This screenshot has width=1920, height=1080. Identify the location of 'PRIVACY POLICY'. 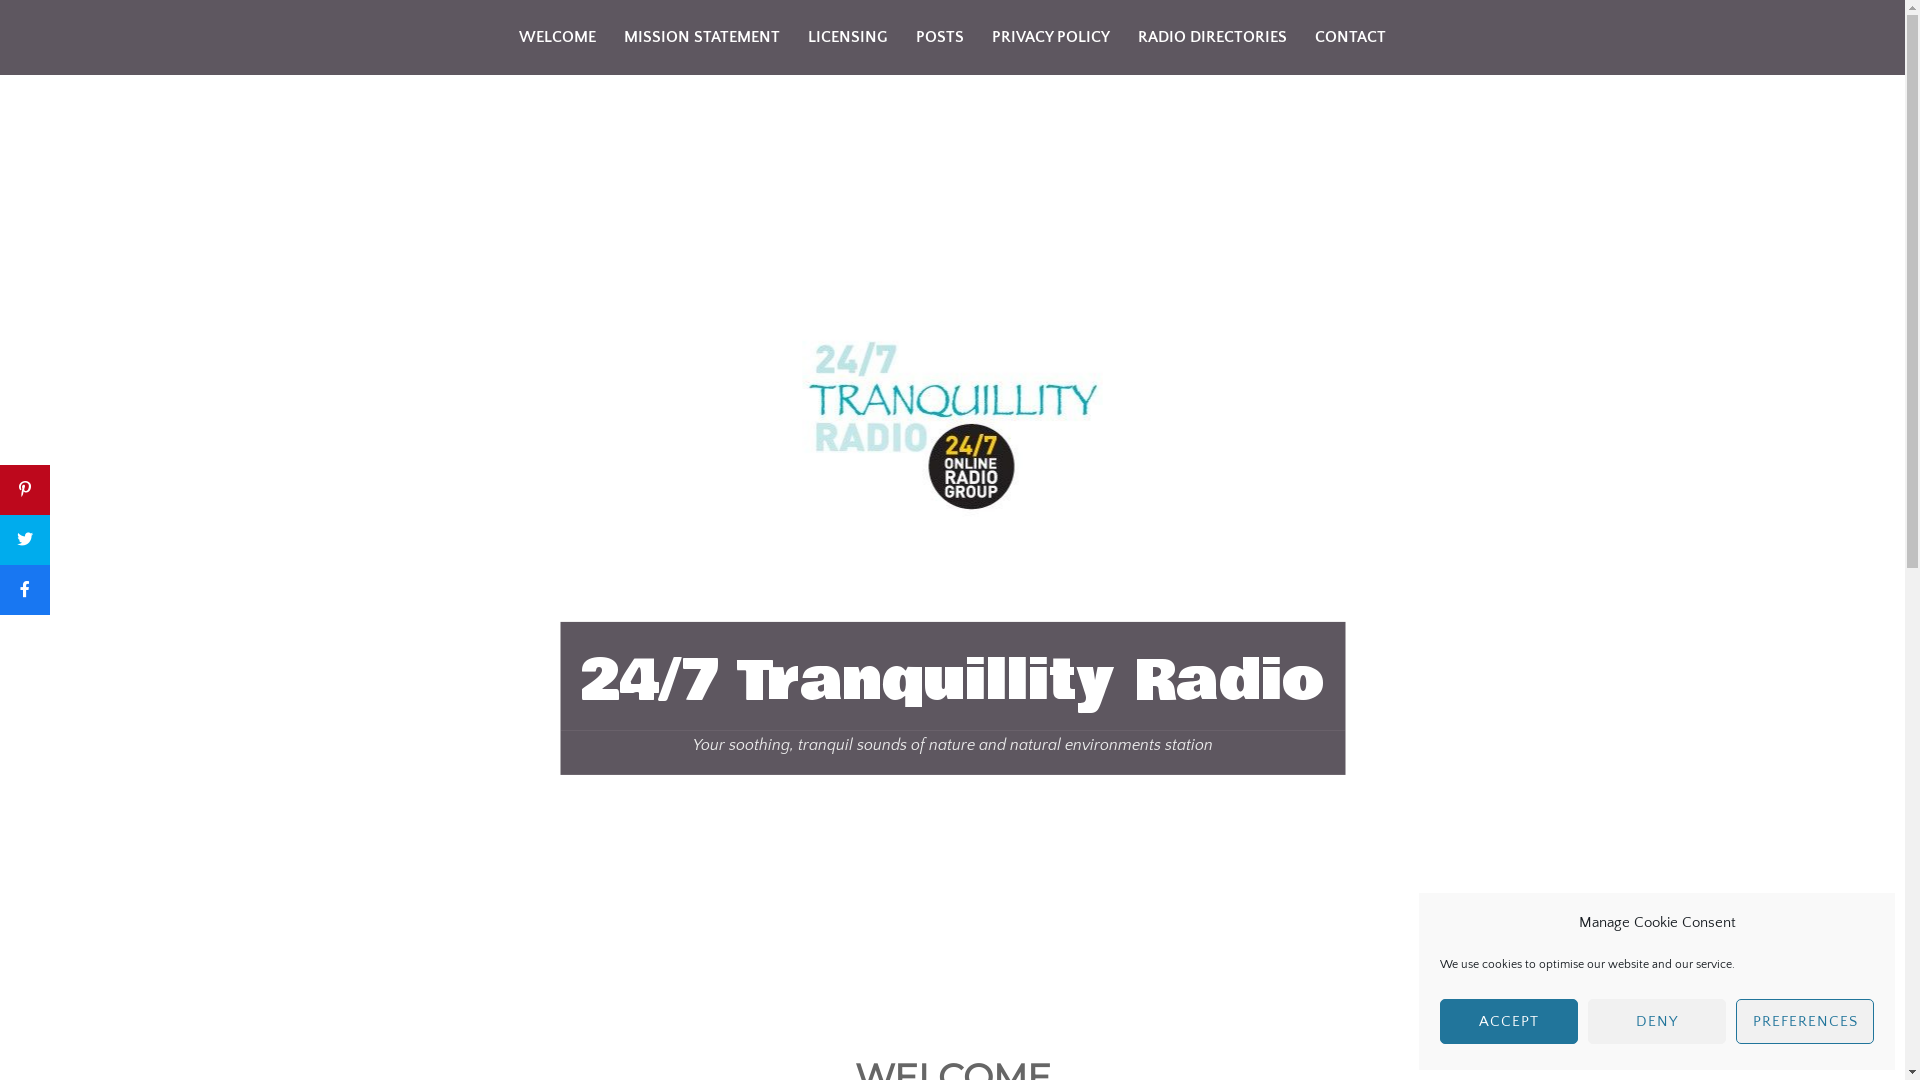
(1050, 37).